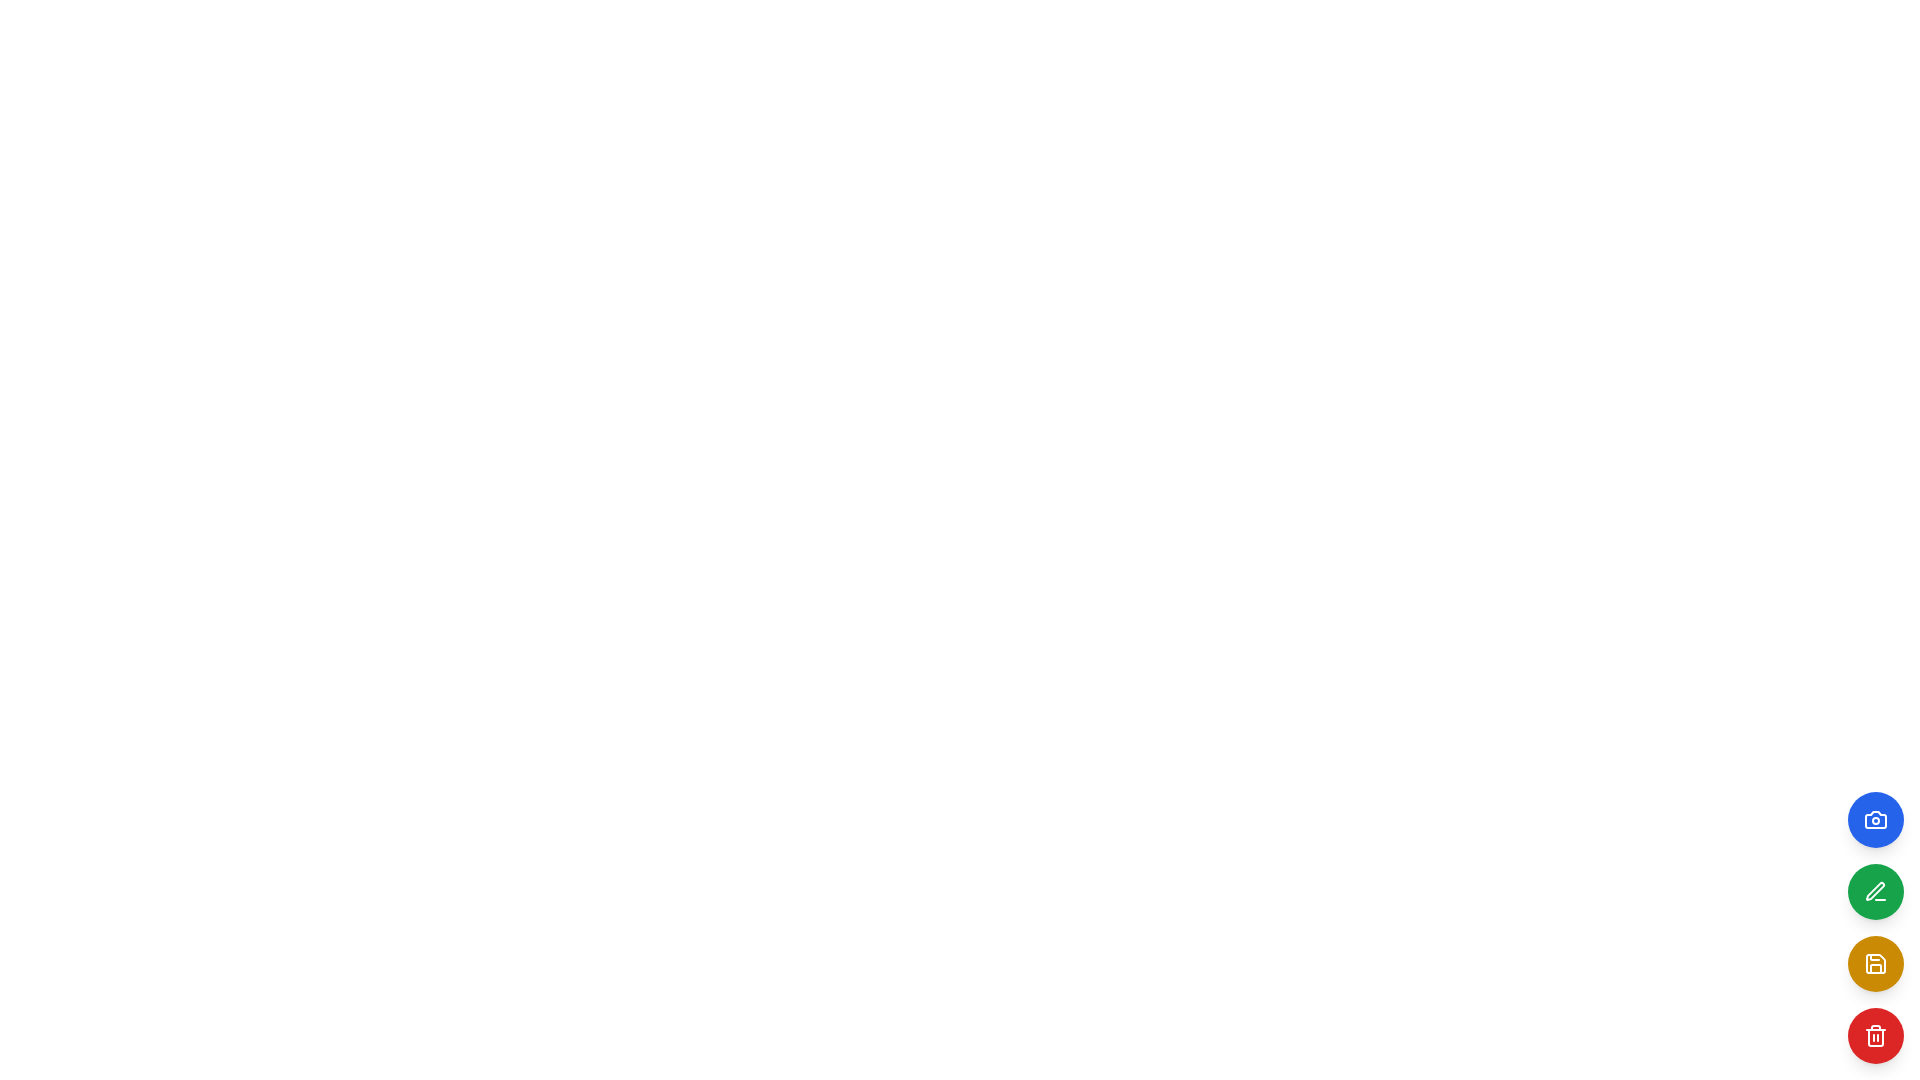 The width and height of the screenshot is (1920, 1080). Describe the element at coordinates (1875, 963) in the screenshot. I see `the diskette icon, which is the third button in the vertical menu on the right edge of the interface, to initiate a save action` at that location.